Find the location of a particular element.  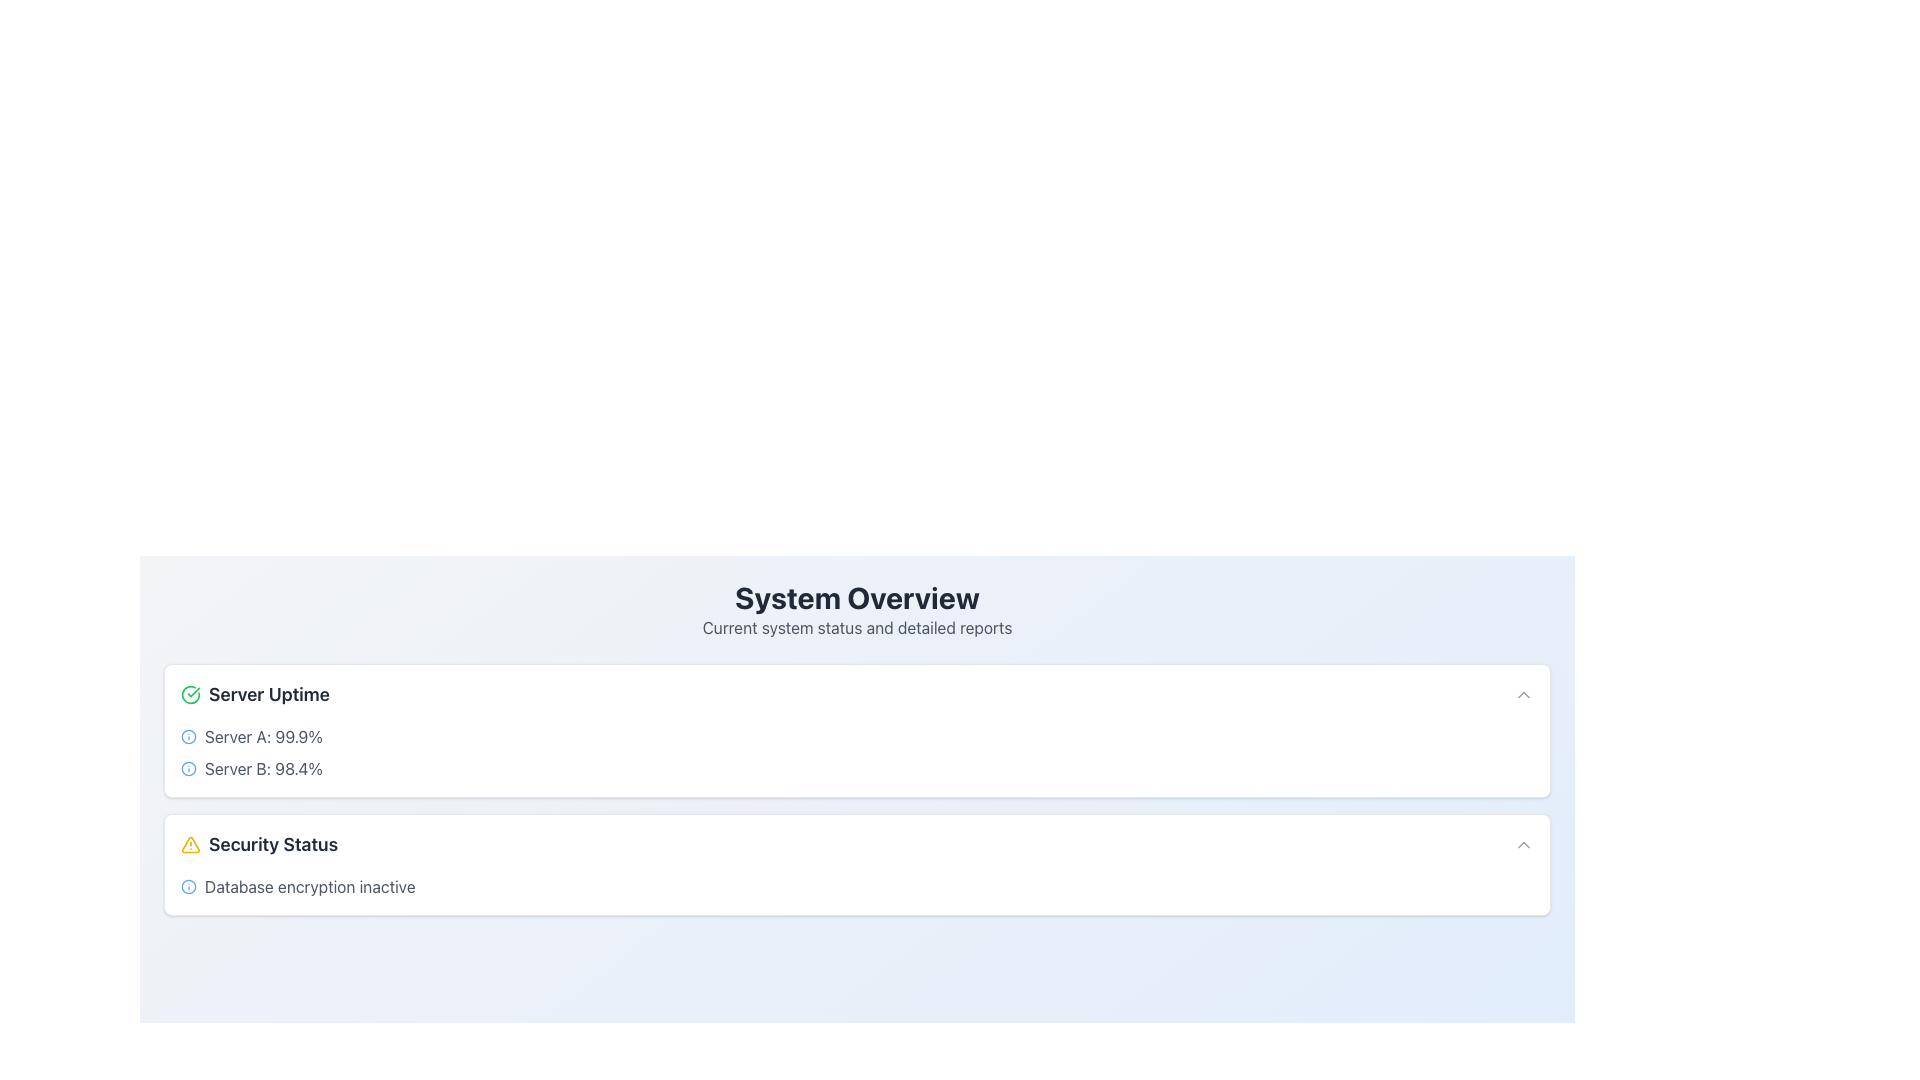

the information icon located to the left of the text 'Server A: 99.9%' in the 'Server Uptime' section is located at coordinates (188, 736).